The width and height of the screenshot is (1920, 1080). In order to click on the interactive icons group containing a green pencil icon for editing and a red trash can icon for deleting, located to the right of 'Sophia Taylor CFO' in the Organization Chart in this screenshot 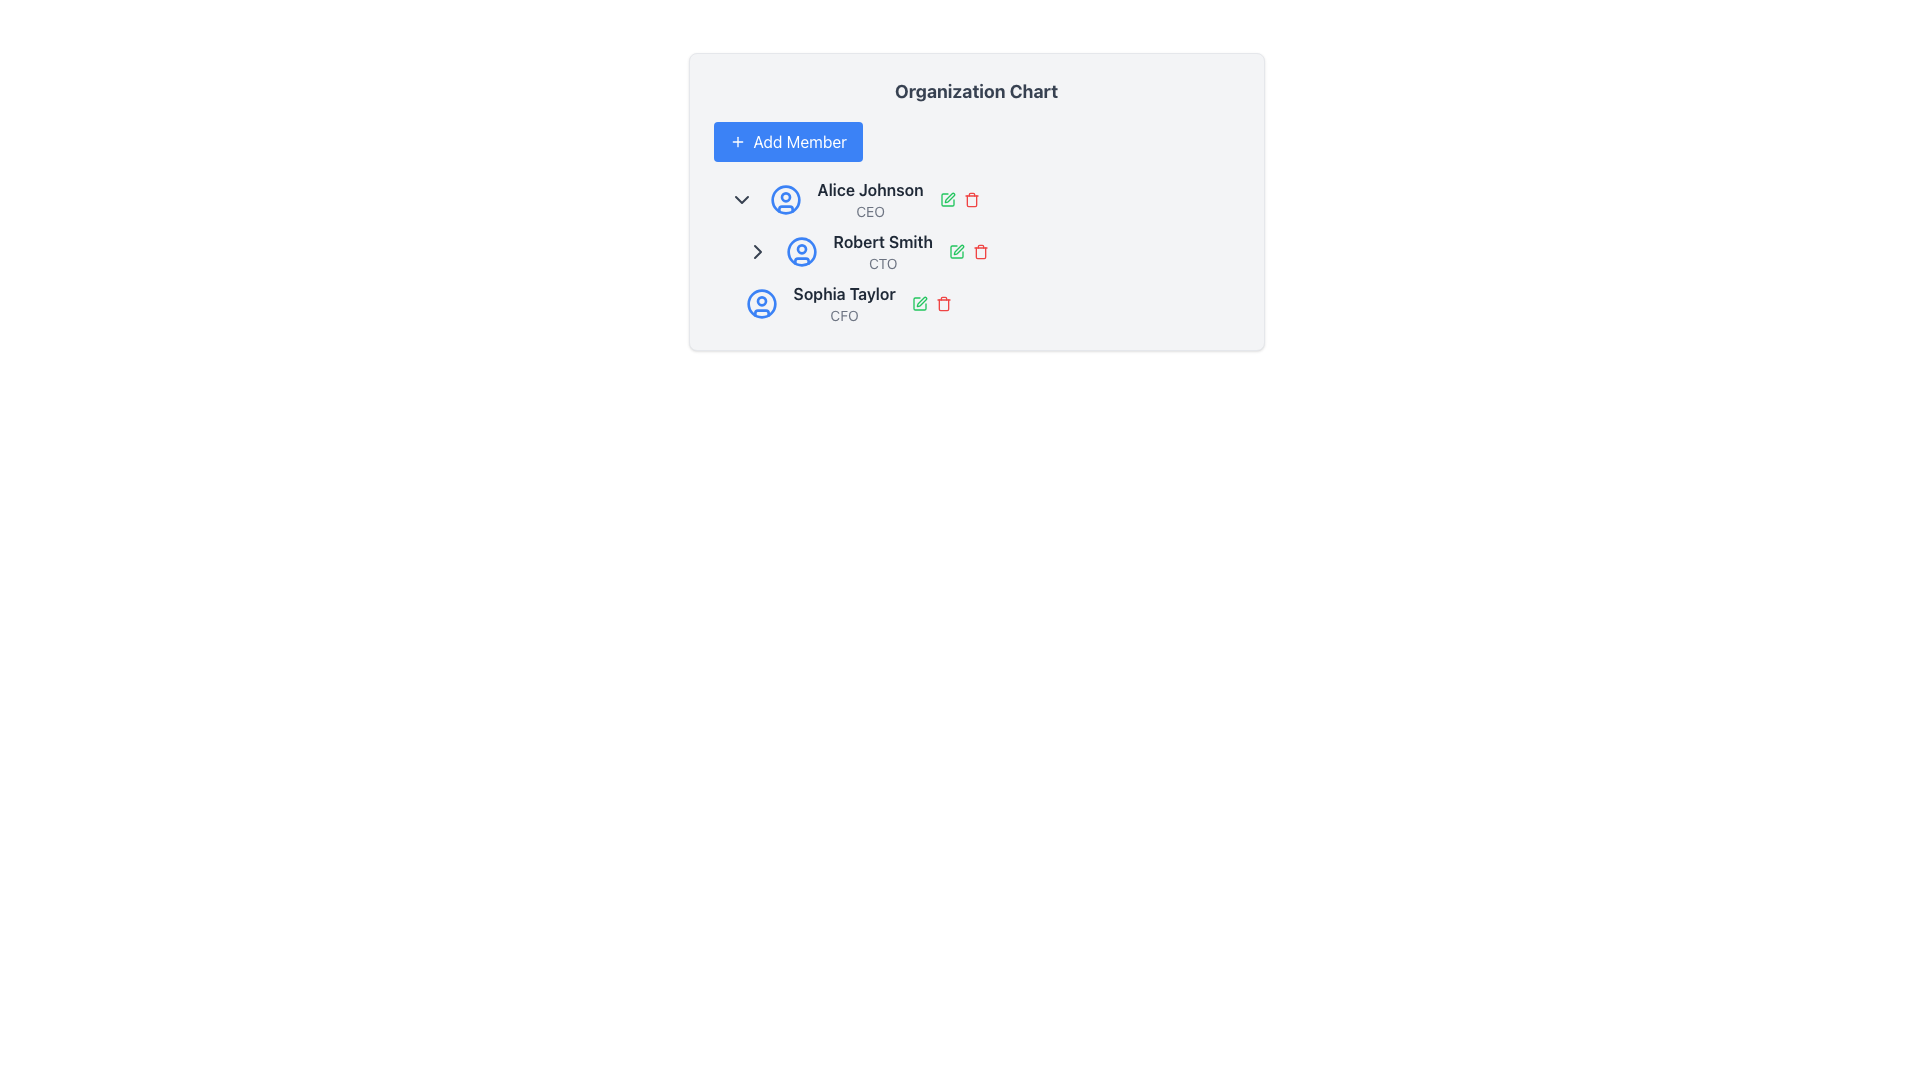, I will do `click(930, 304)`.